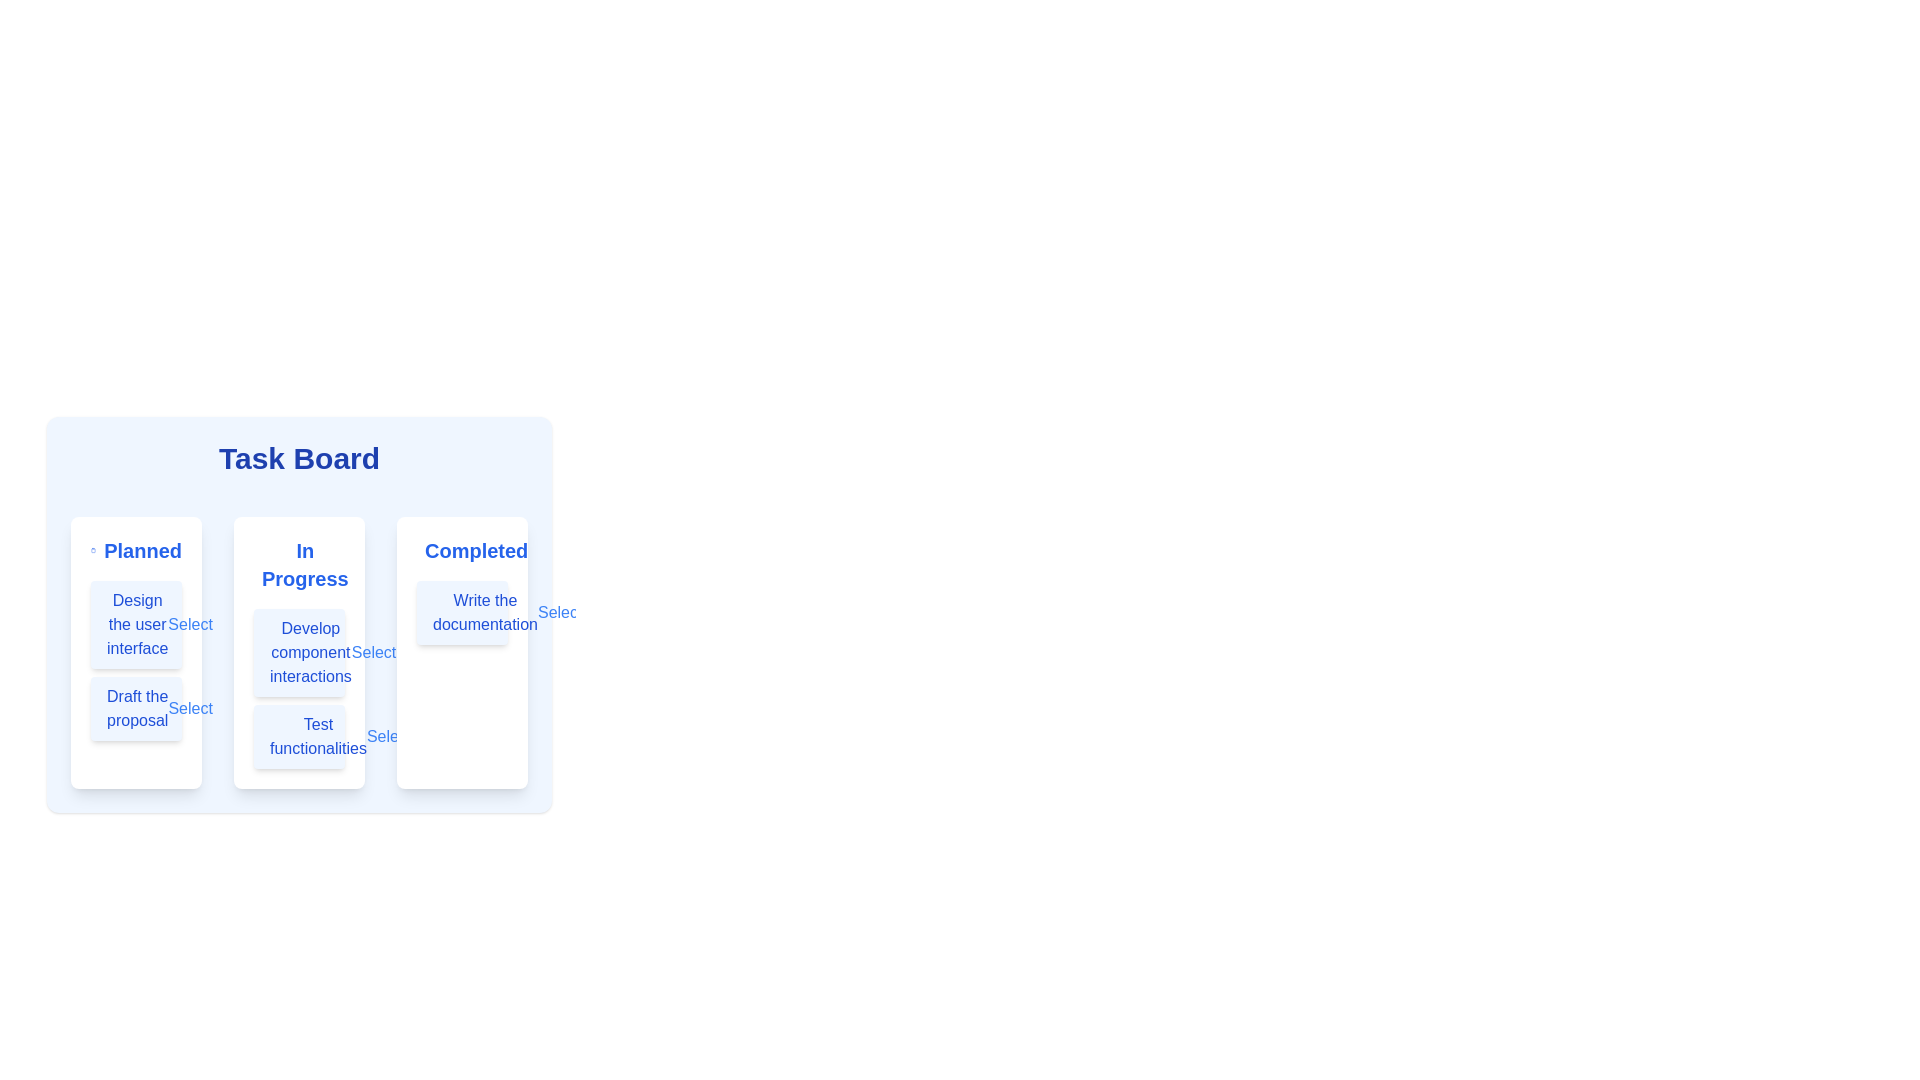 The height and width of the screenshot is (1080, 1920). Describe the element at coordinates (374, 652) in the screenshot. I see `the 'Select' button, which is styled with blue color and located in the 'In Progress' column beside 'Develop component interactions'` at that location.